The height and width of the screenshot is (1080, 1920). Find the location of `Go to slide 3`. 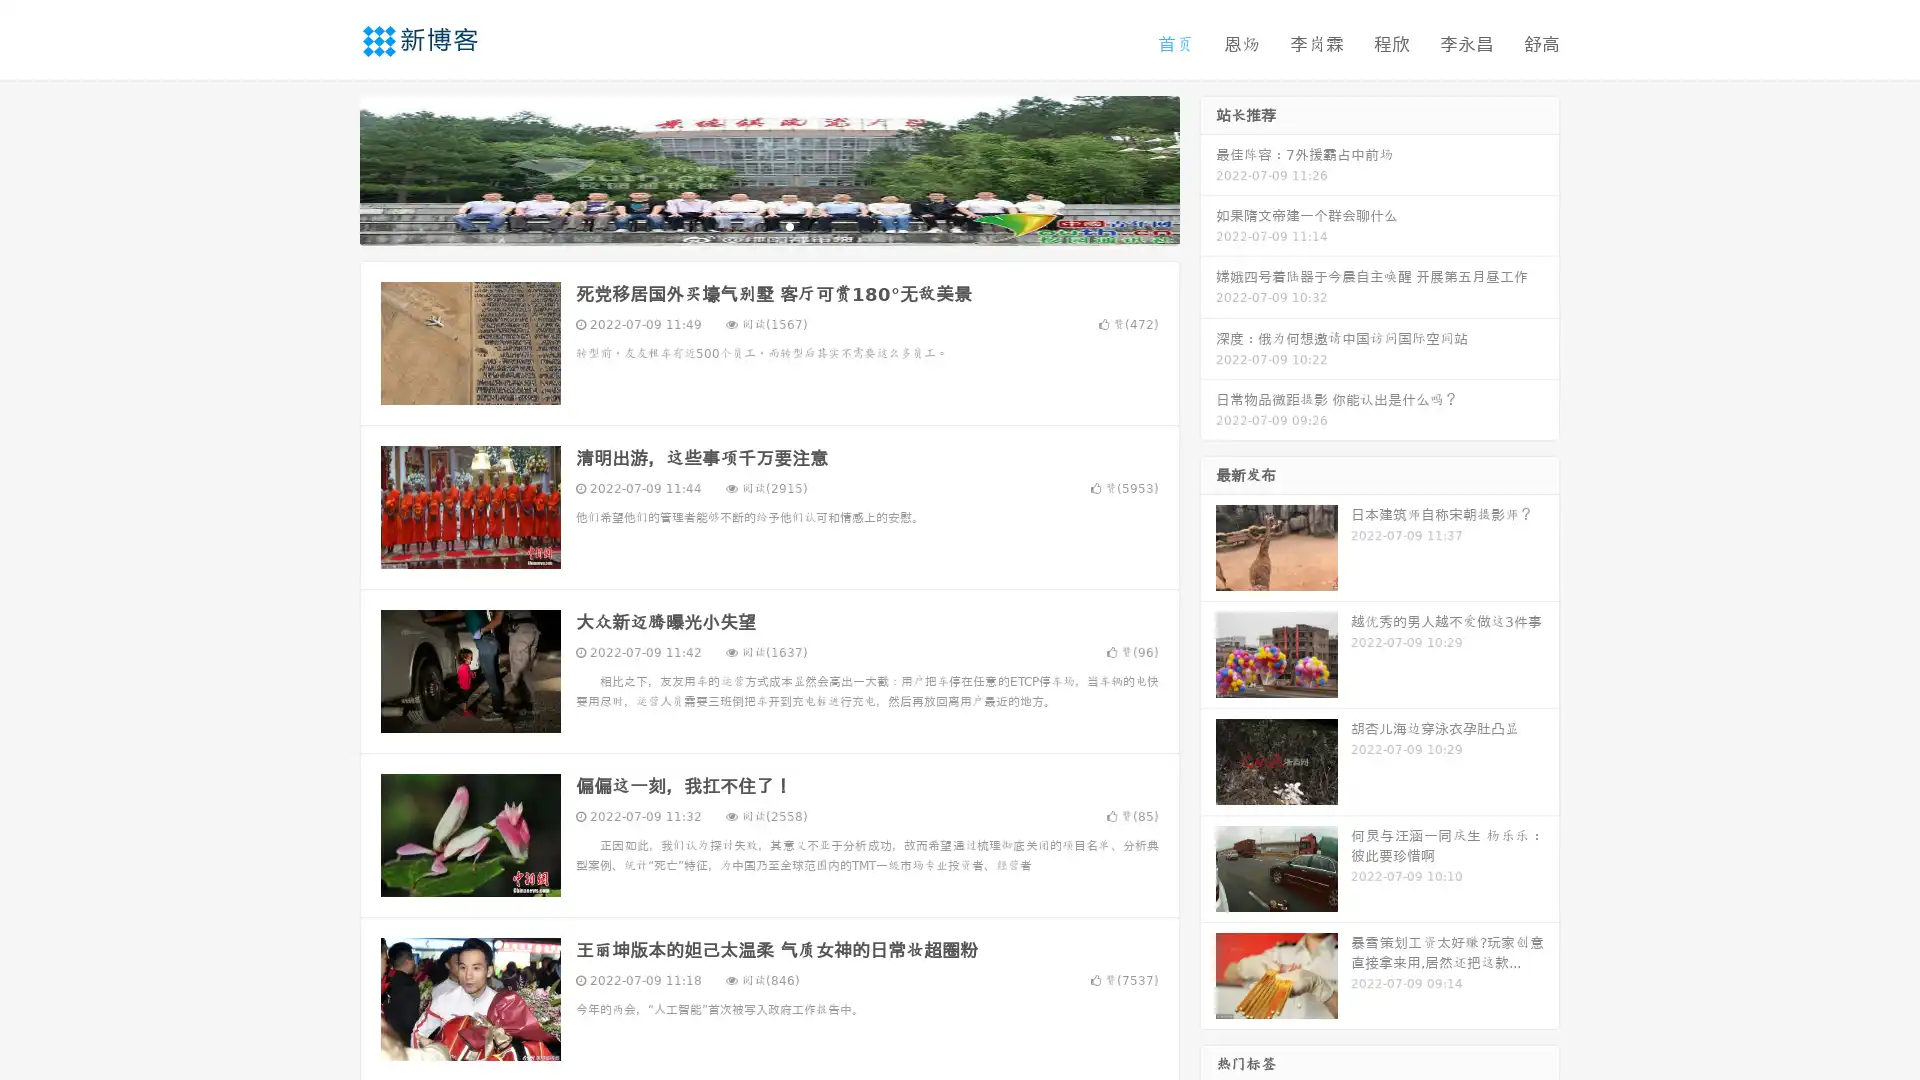

Go to slide 3 is located at coordinates (789, 225).